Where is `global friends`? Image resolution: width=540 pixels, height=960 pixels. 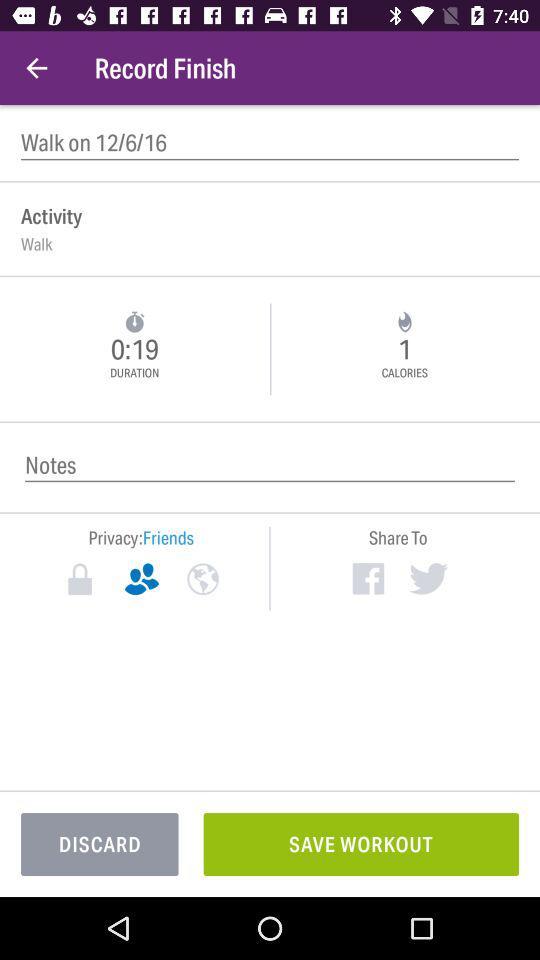 global friends is located at coordinates (202, 579).